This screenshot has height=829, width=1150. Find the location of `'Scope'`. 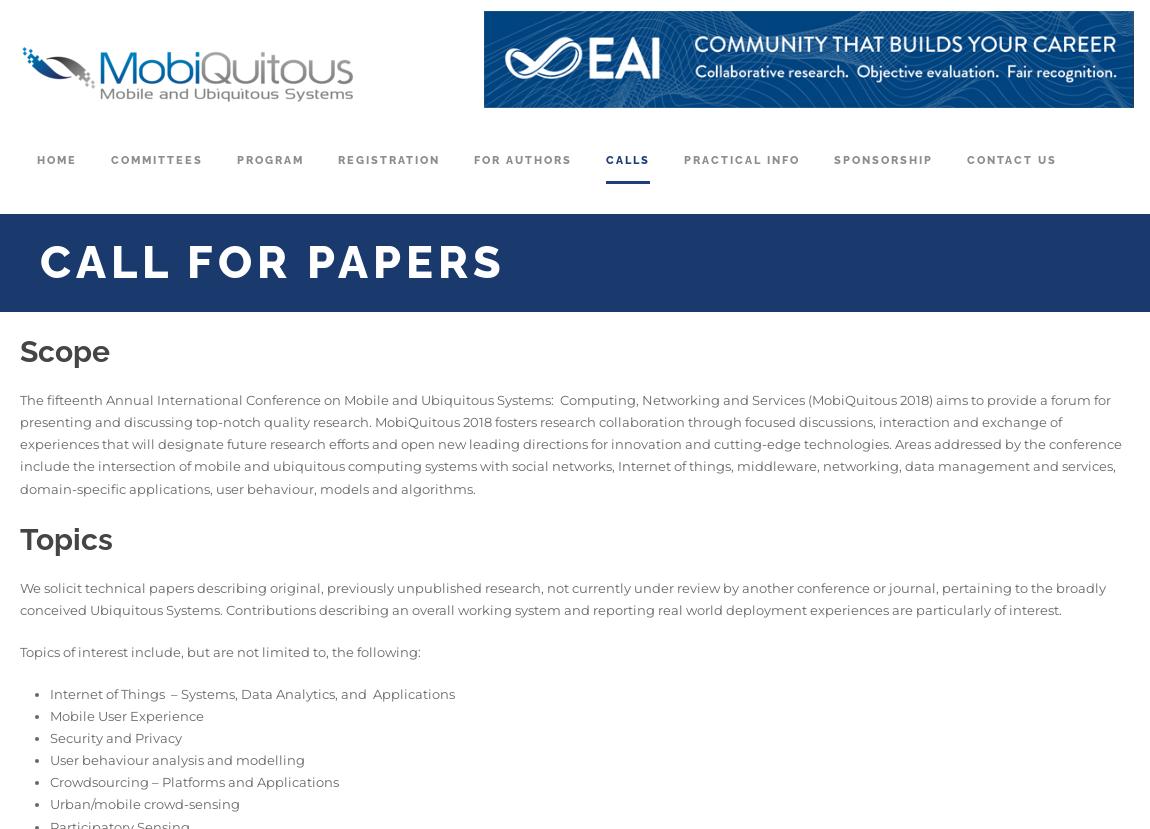

'Scope' is located at coordinates (63, 350).